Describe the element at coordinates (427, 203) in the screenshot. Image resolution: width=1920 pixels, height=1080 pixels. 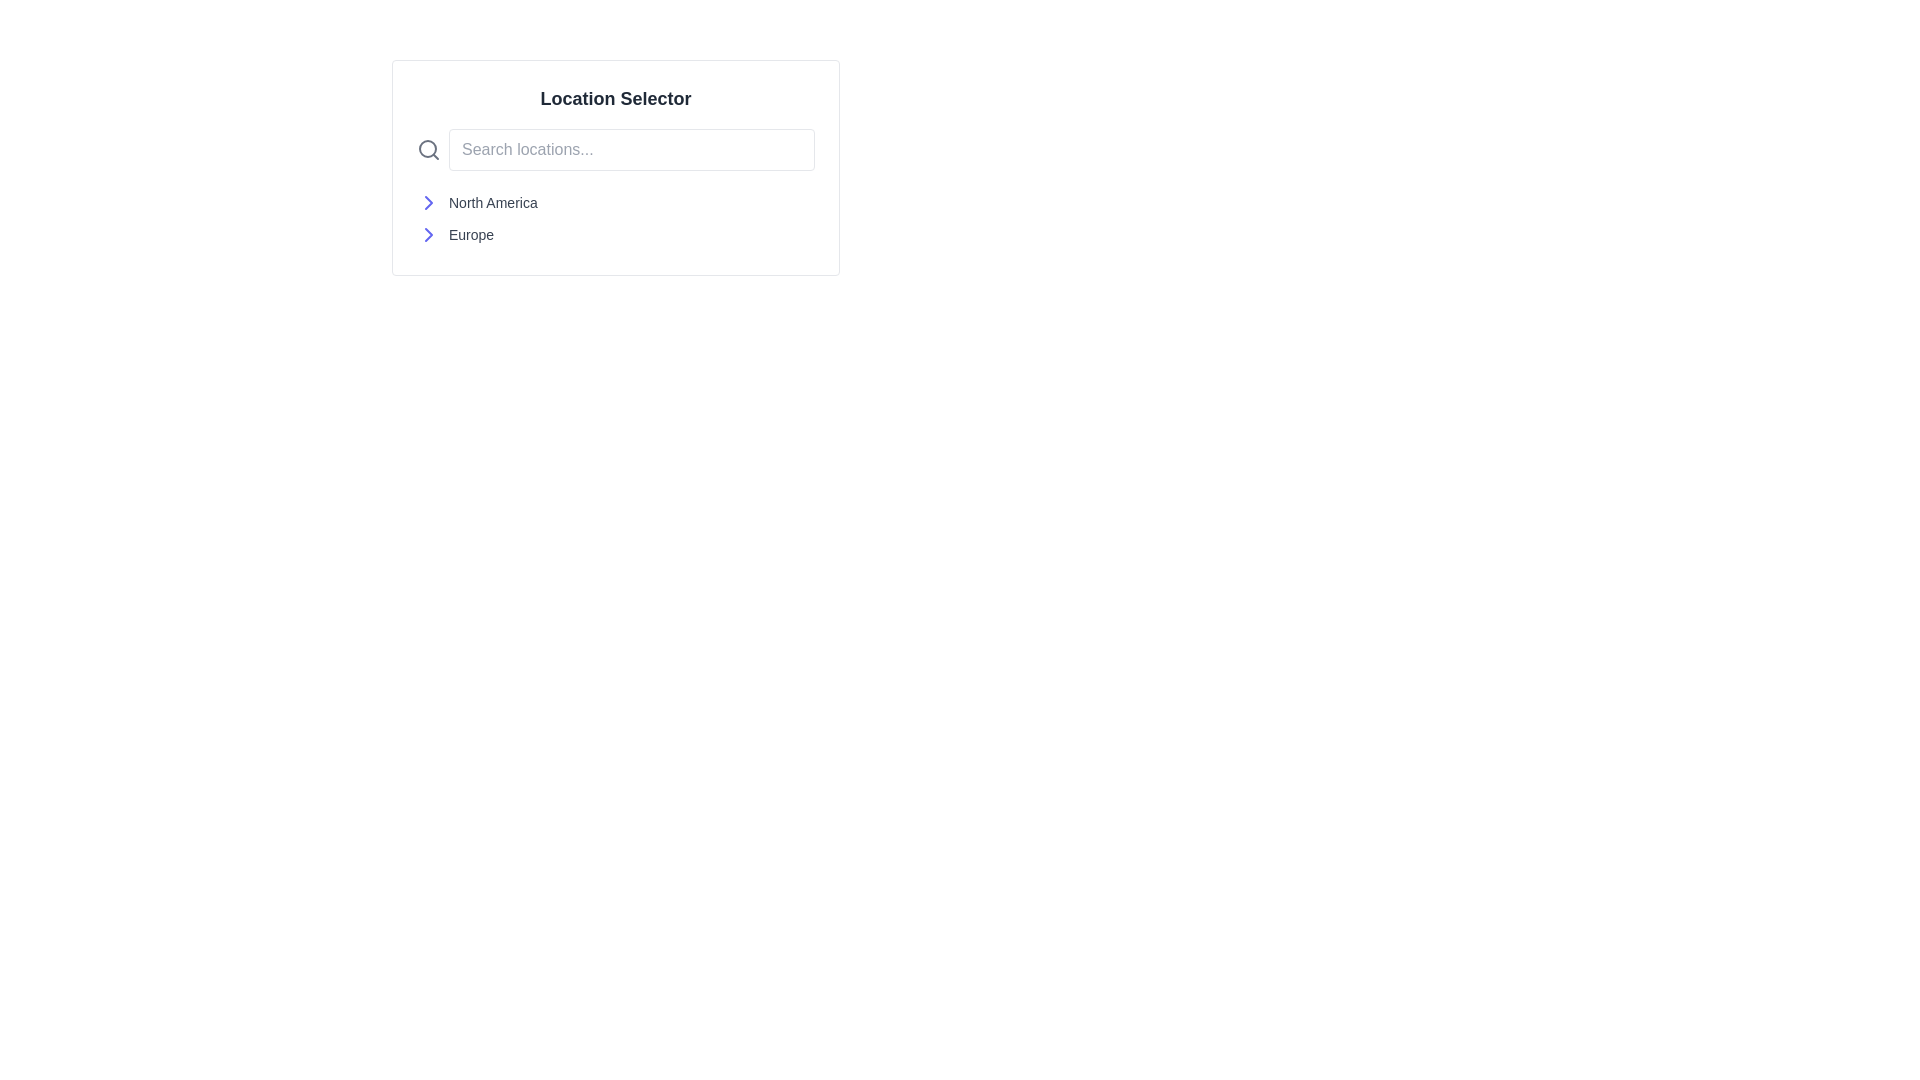
I see `the rightward-pointing chevron icon in indigo color, located to the left of the text 'North America'` at that location.